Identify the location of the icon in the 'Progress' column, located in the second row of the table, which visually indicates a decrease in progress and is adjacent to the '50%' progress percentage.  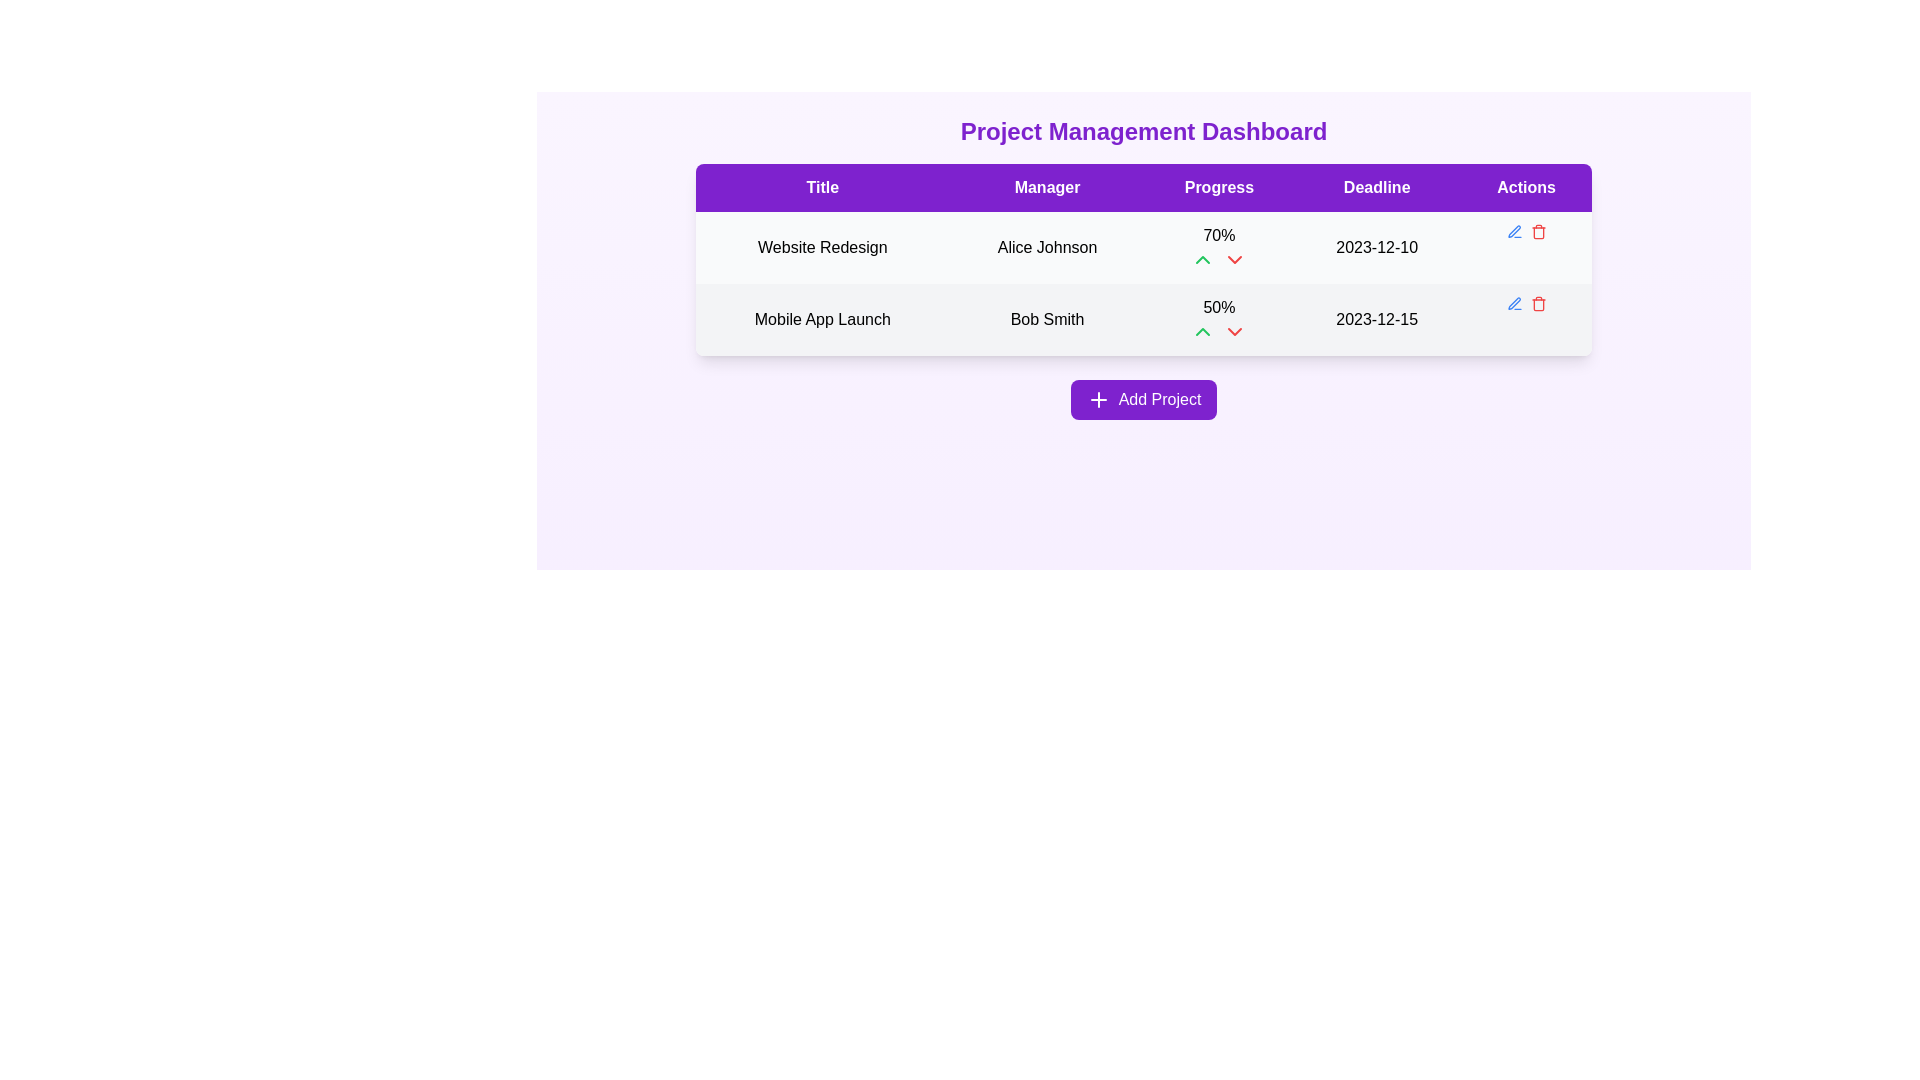
(1234, 330).